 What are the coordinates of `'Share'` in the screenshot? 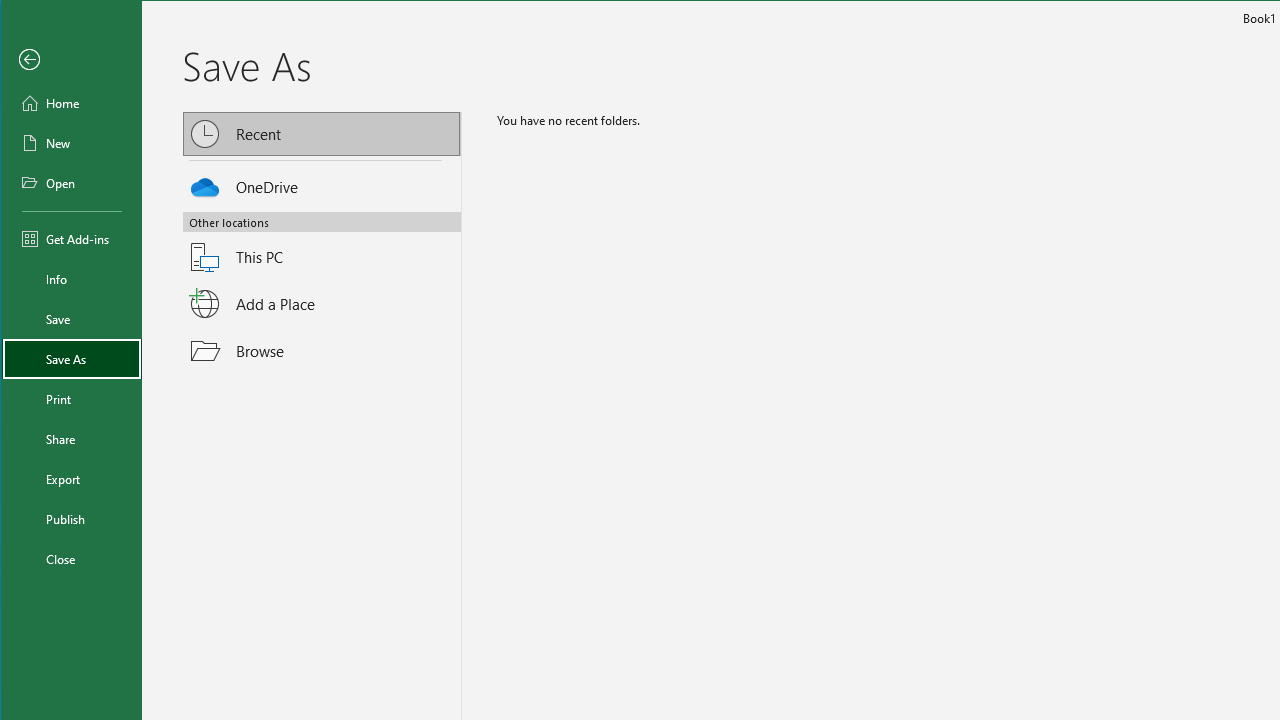 It's located at (72, 438).